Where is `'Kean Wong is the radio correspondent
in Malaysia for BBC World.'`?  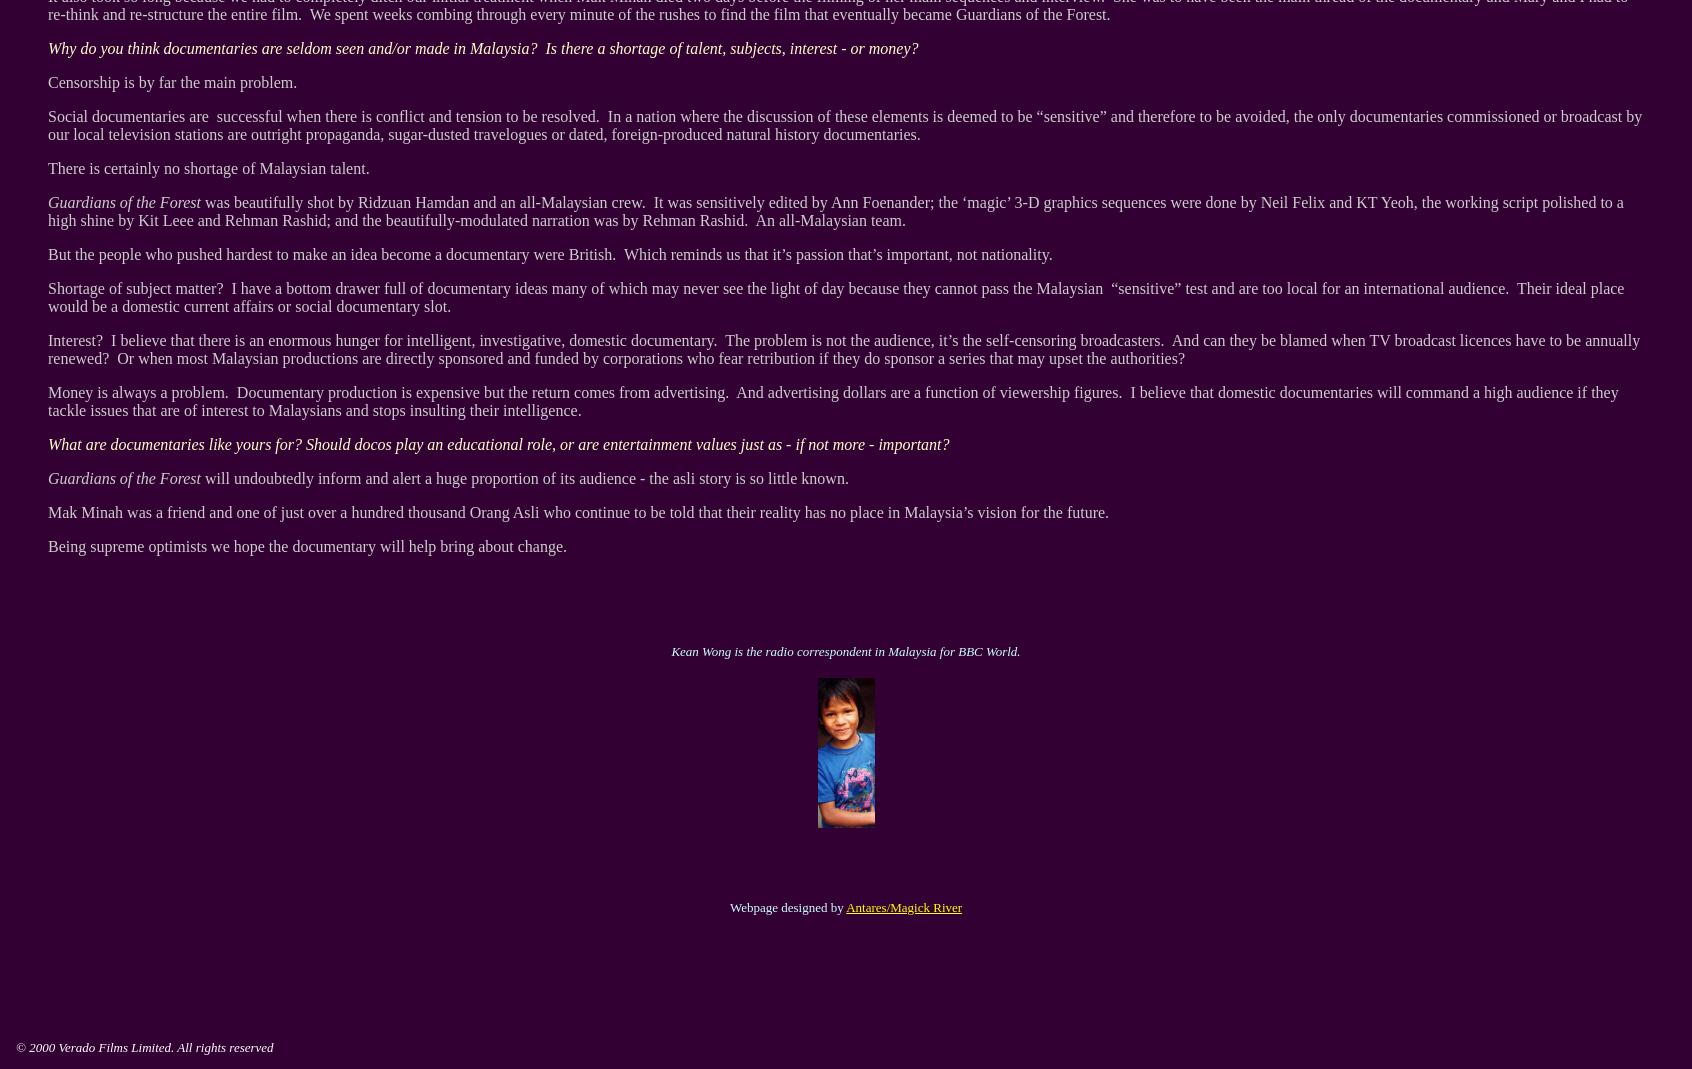 'Kean Wong is the radio correspondent
in Malaysia for BBC World.' is located at coordinates (671, 650).